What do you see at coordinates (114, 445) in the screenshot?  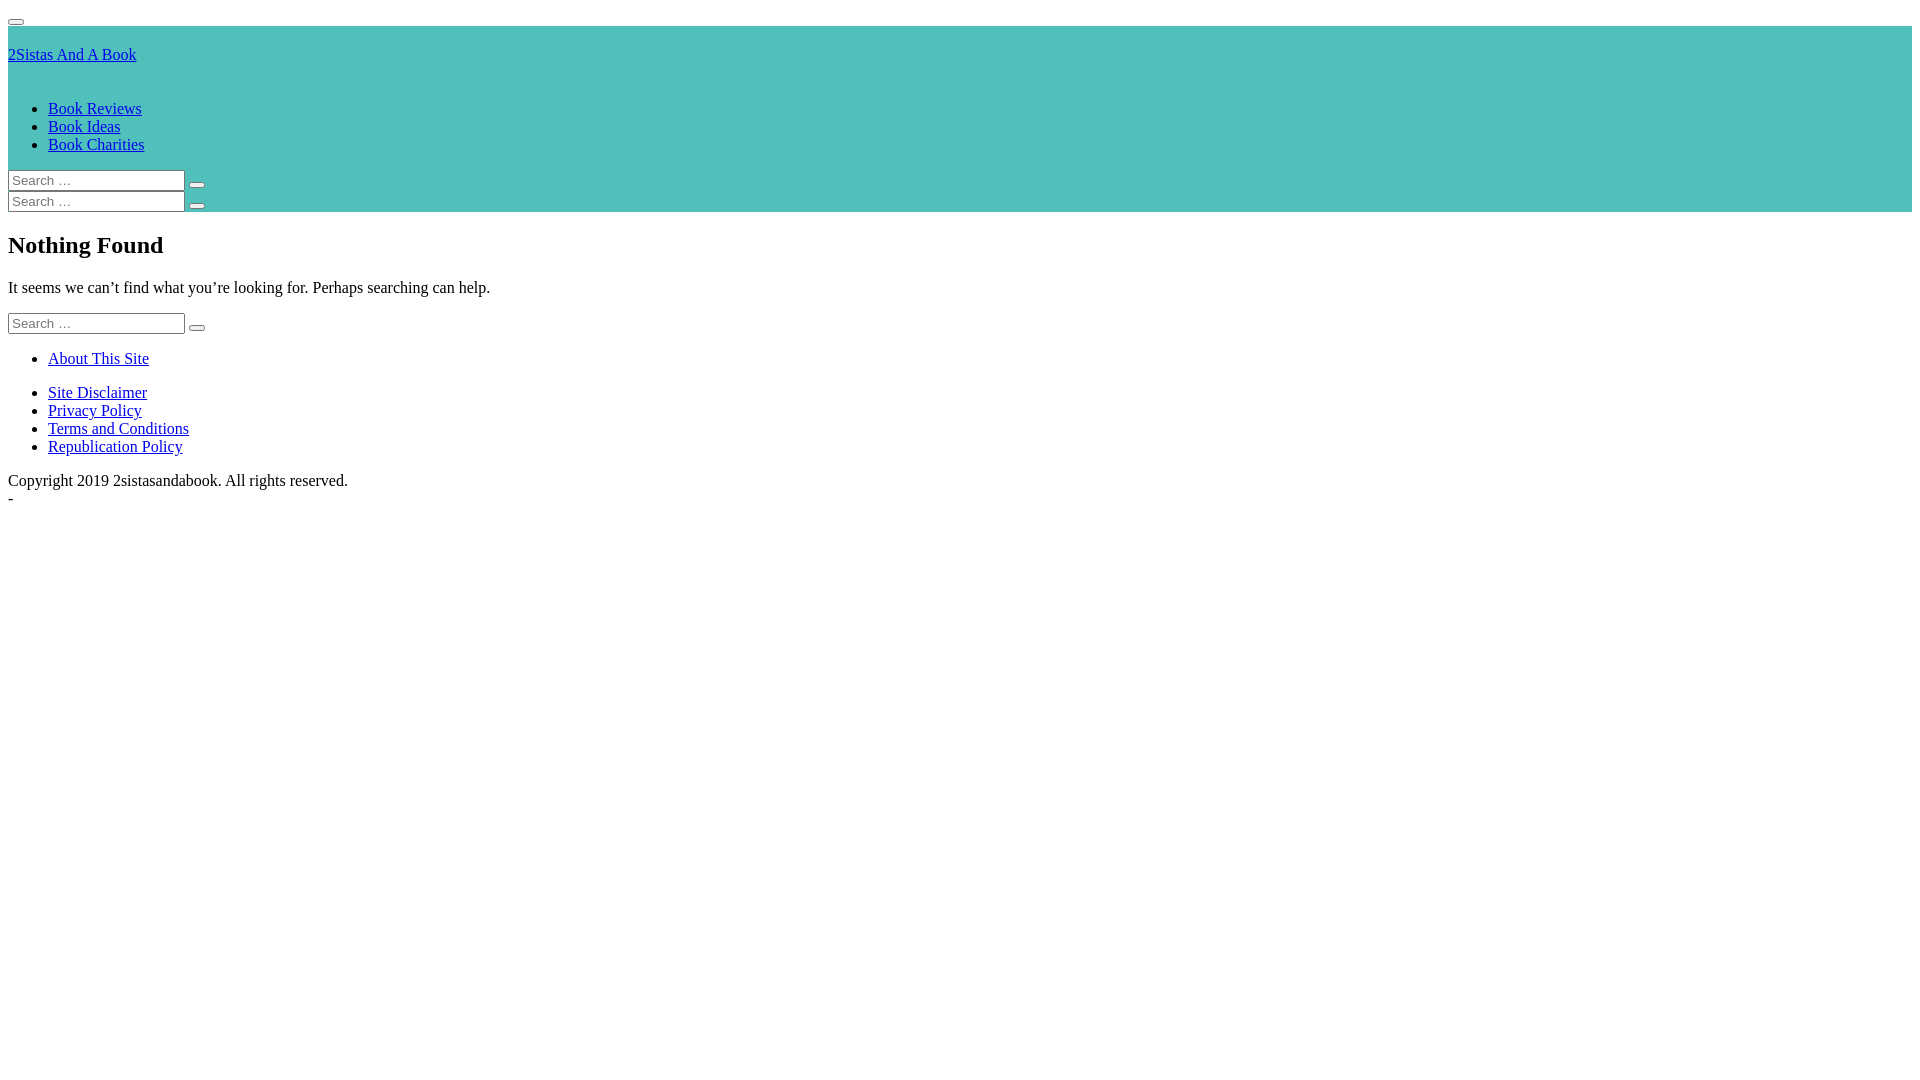 I see `'Republication Policy'` at bounding box center [114, 445].